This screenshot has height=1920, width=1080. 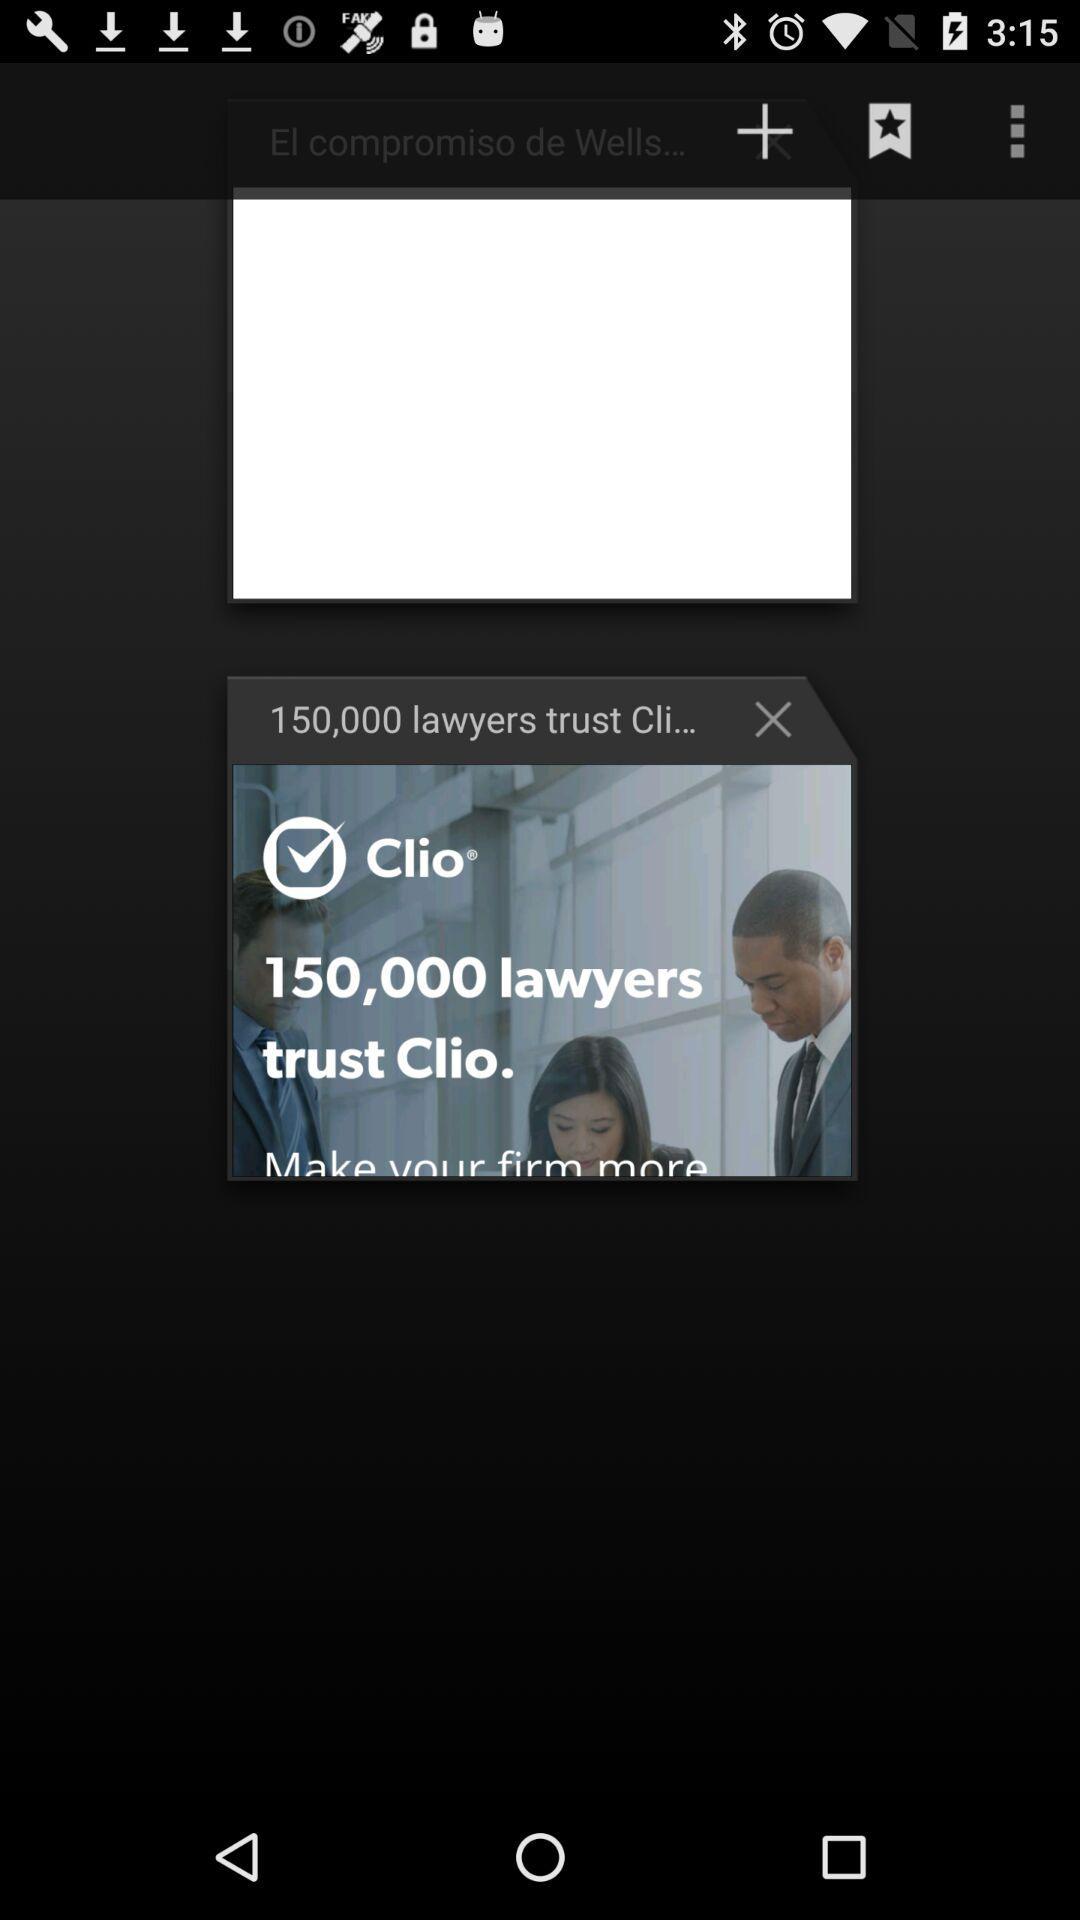 I want to click on x in the second image, so click(x=782, y=719).